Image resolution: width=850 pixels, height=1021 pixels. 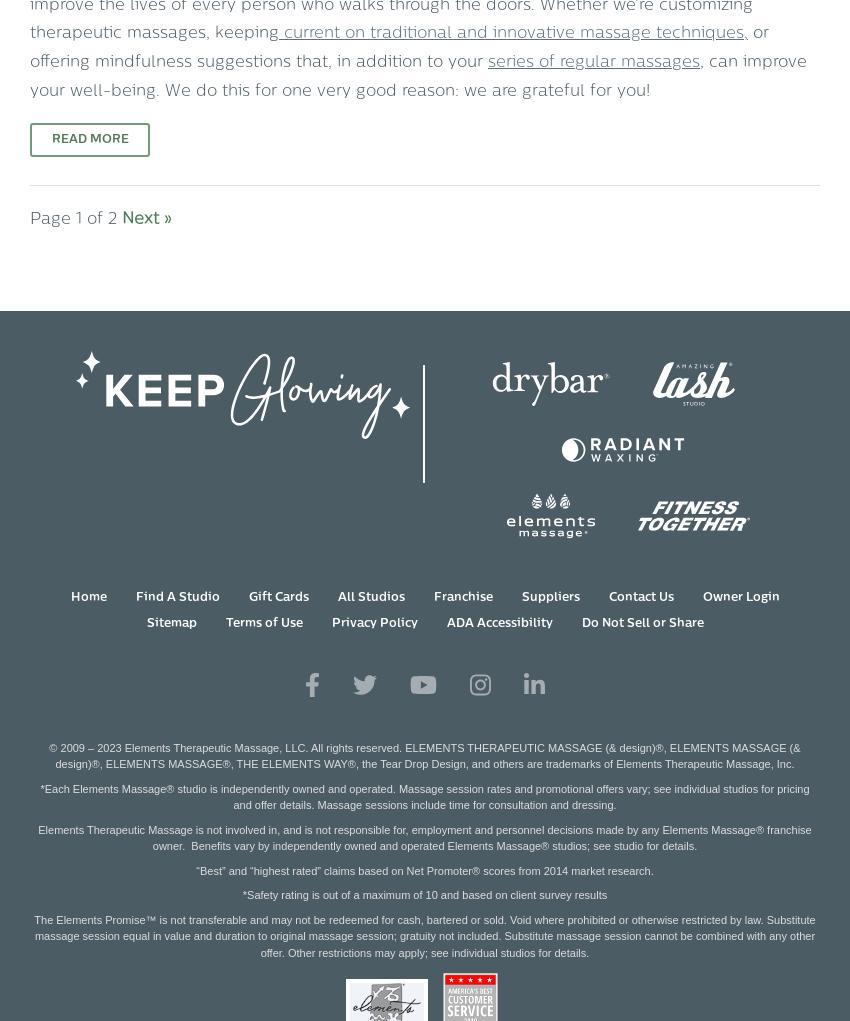 I want to click on 'Terms of Use', so click(x=262, y=623).